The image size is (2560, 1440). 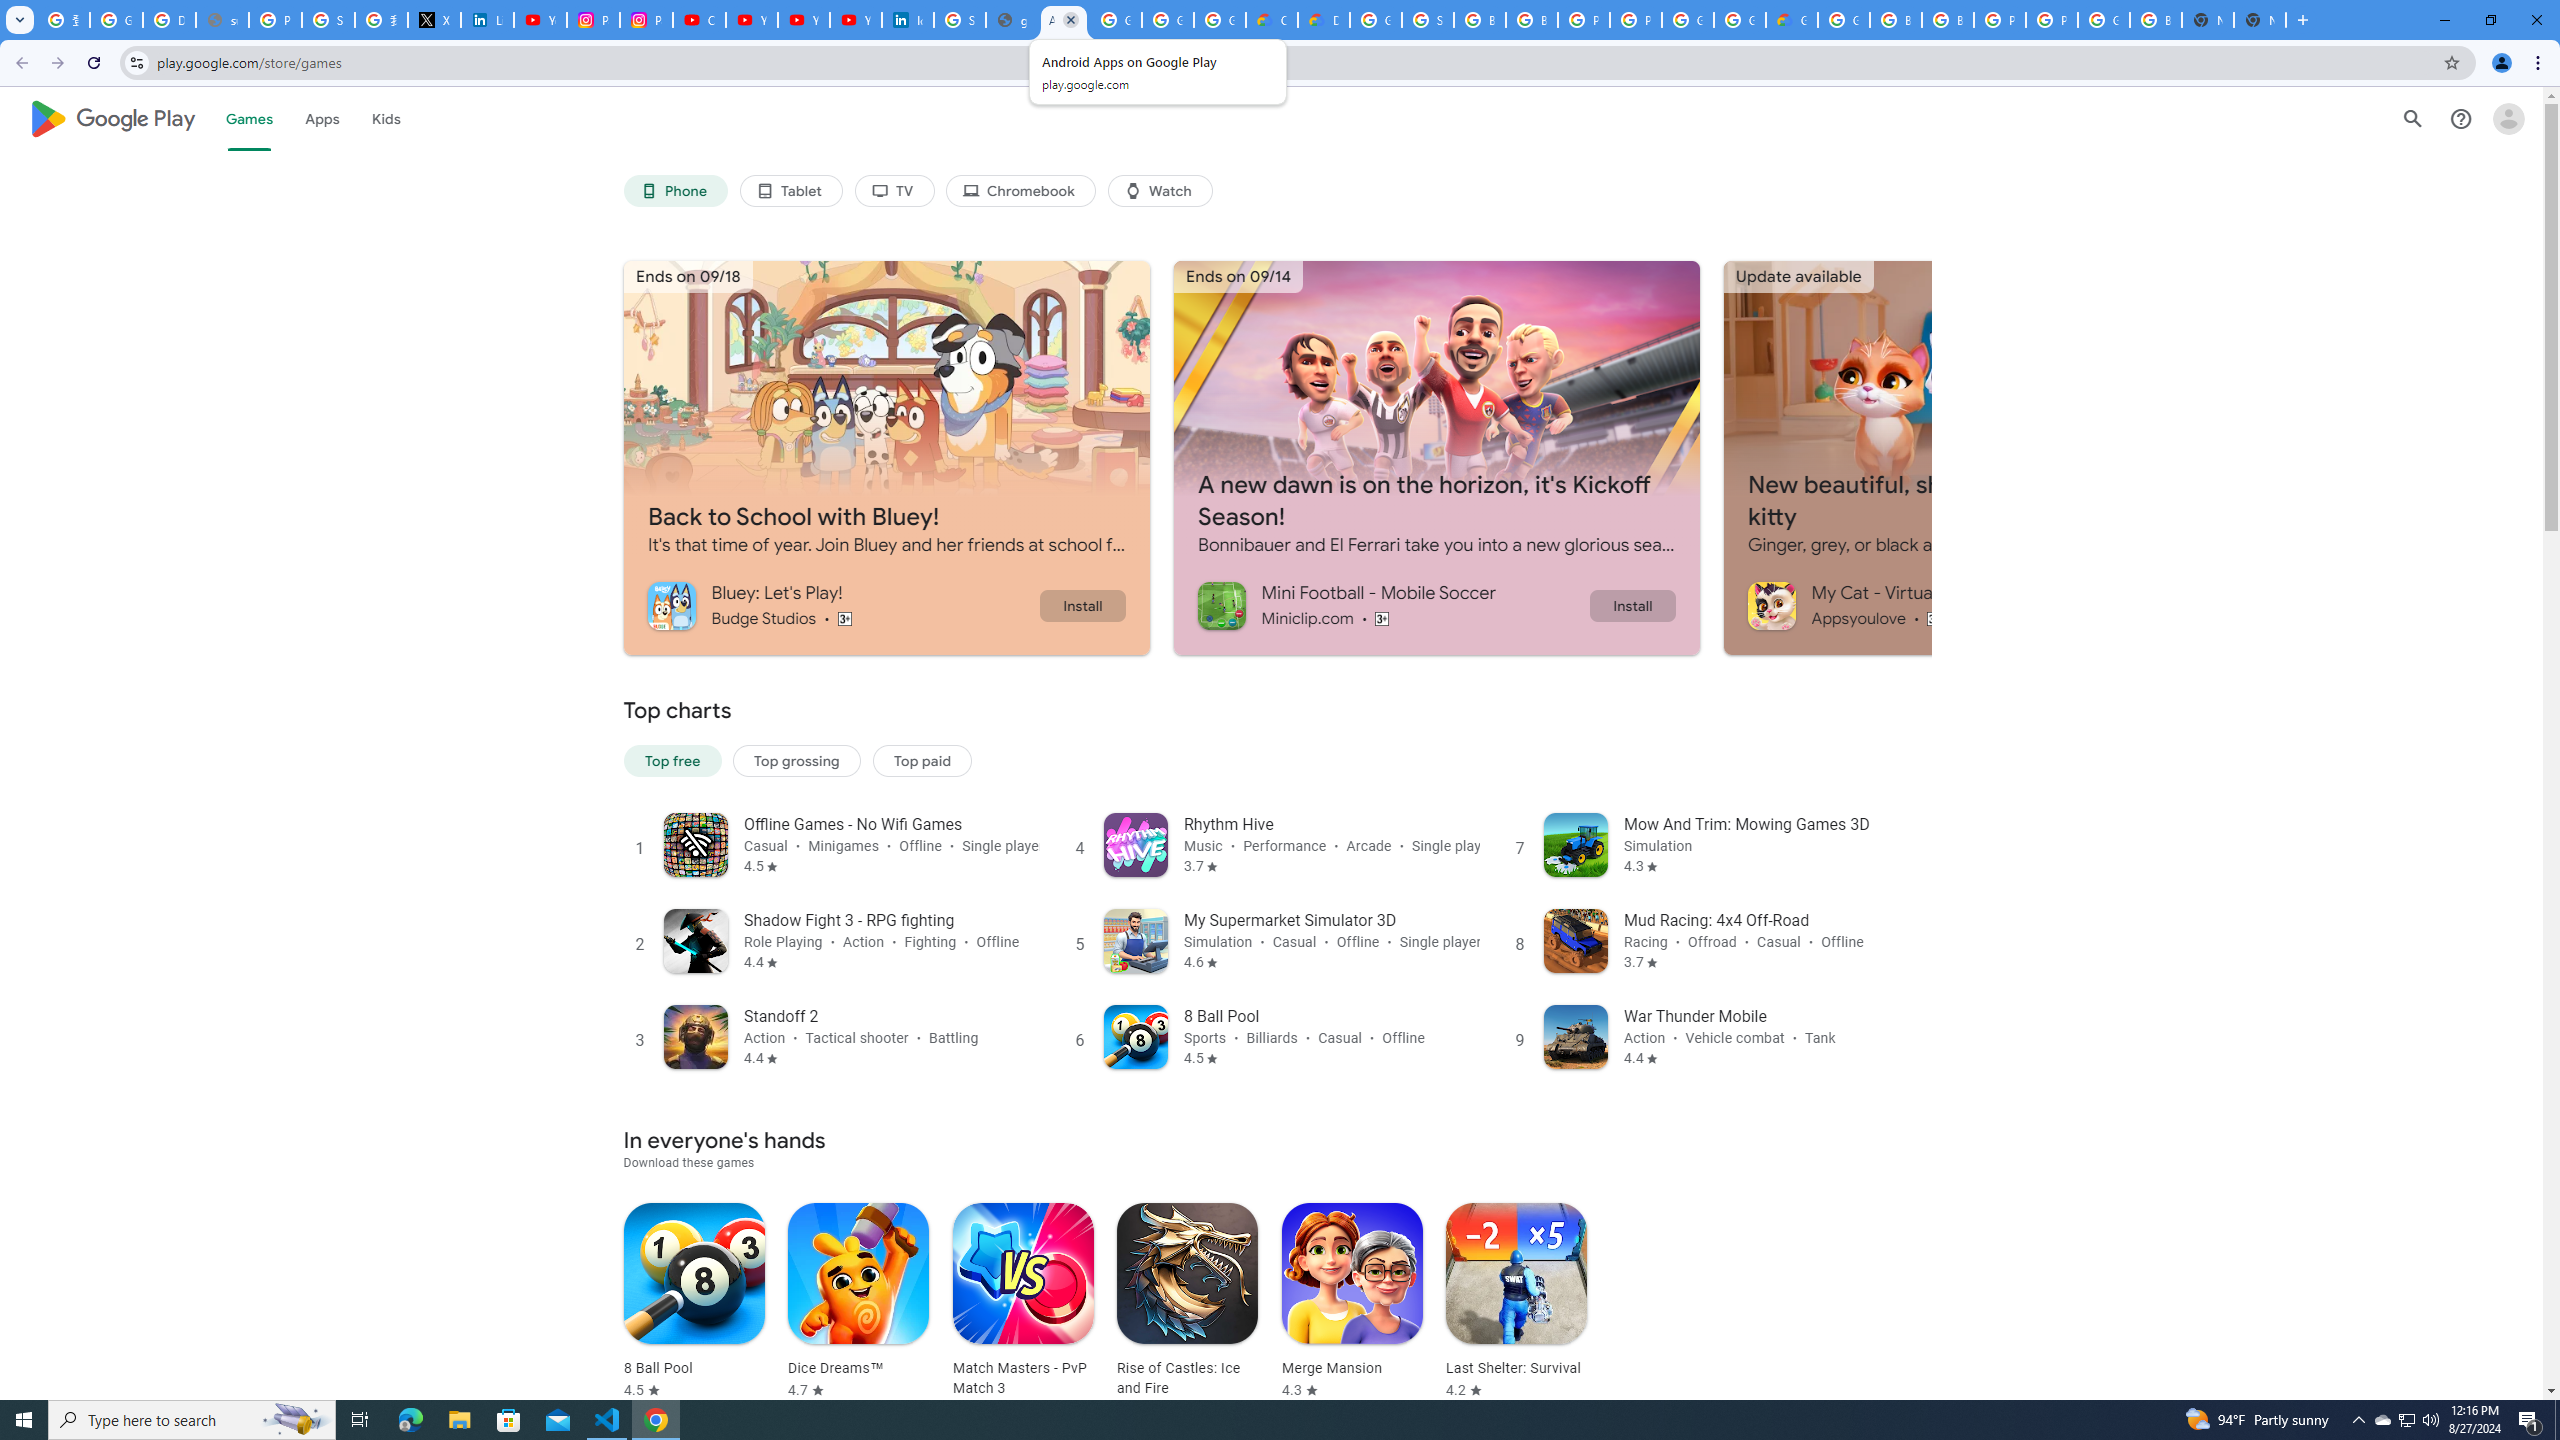 What do you see at coordinates (221, 19) in the screenshot?
I see `'support.google.com - Network error'` at bounding box center [221, 19].